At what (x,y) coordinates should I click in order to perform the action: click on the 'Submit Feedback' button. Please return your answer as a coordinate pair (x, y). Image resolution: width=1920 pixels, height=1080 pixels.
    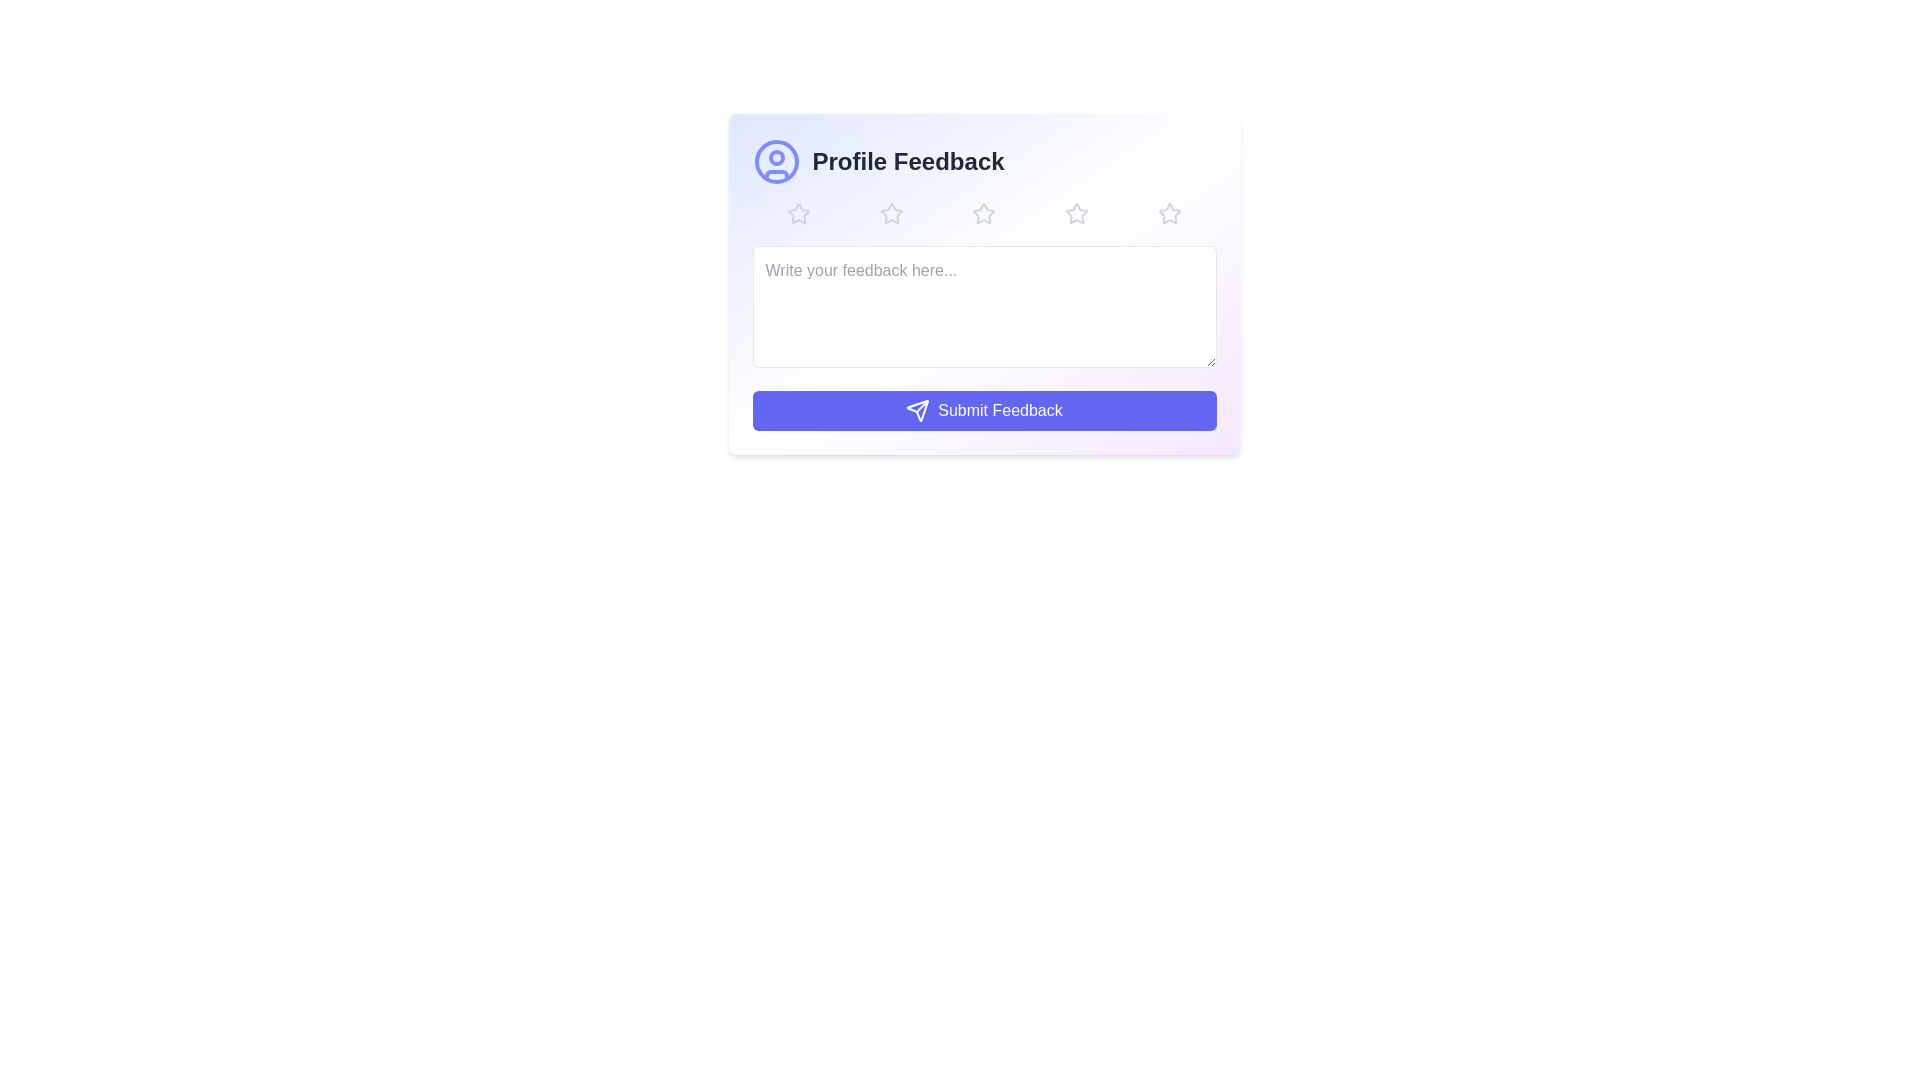
    Looking at the image, I should click on (984, 410).